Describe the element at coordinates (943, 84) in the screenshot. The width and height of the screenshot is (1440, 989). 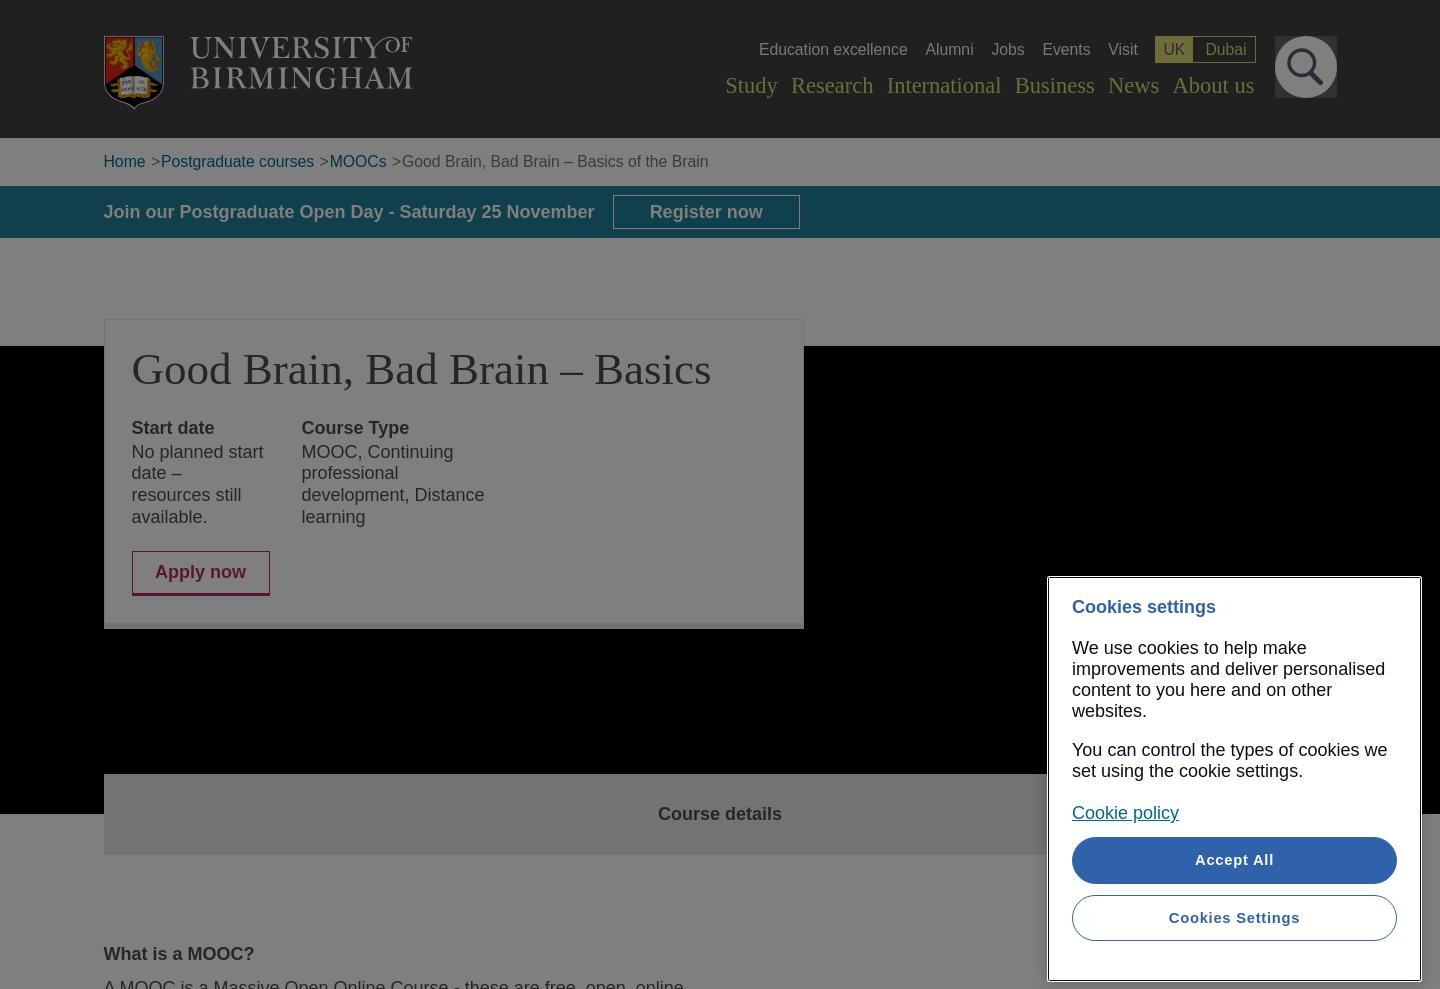
I see `'International'` at that location.